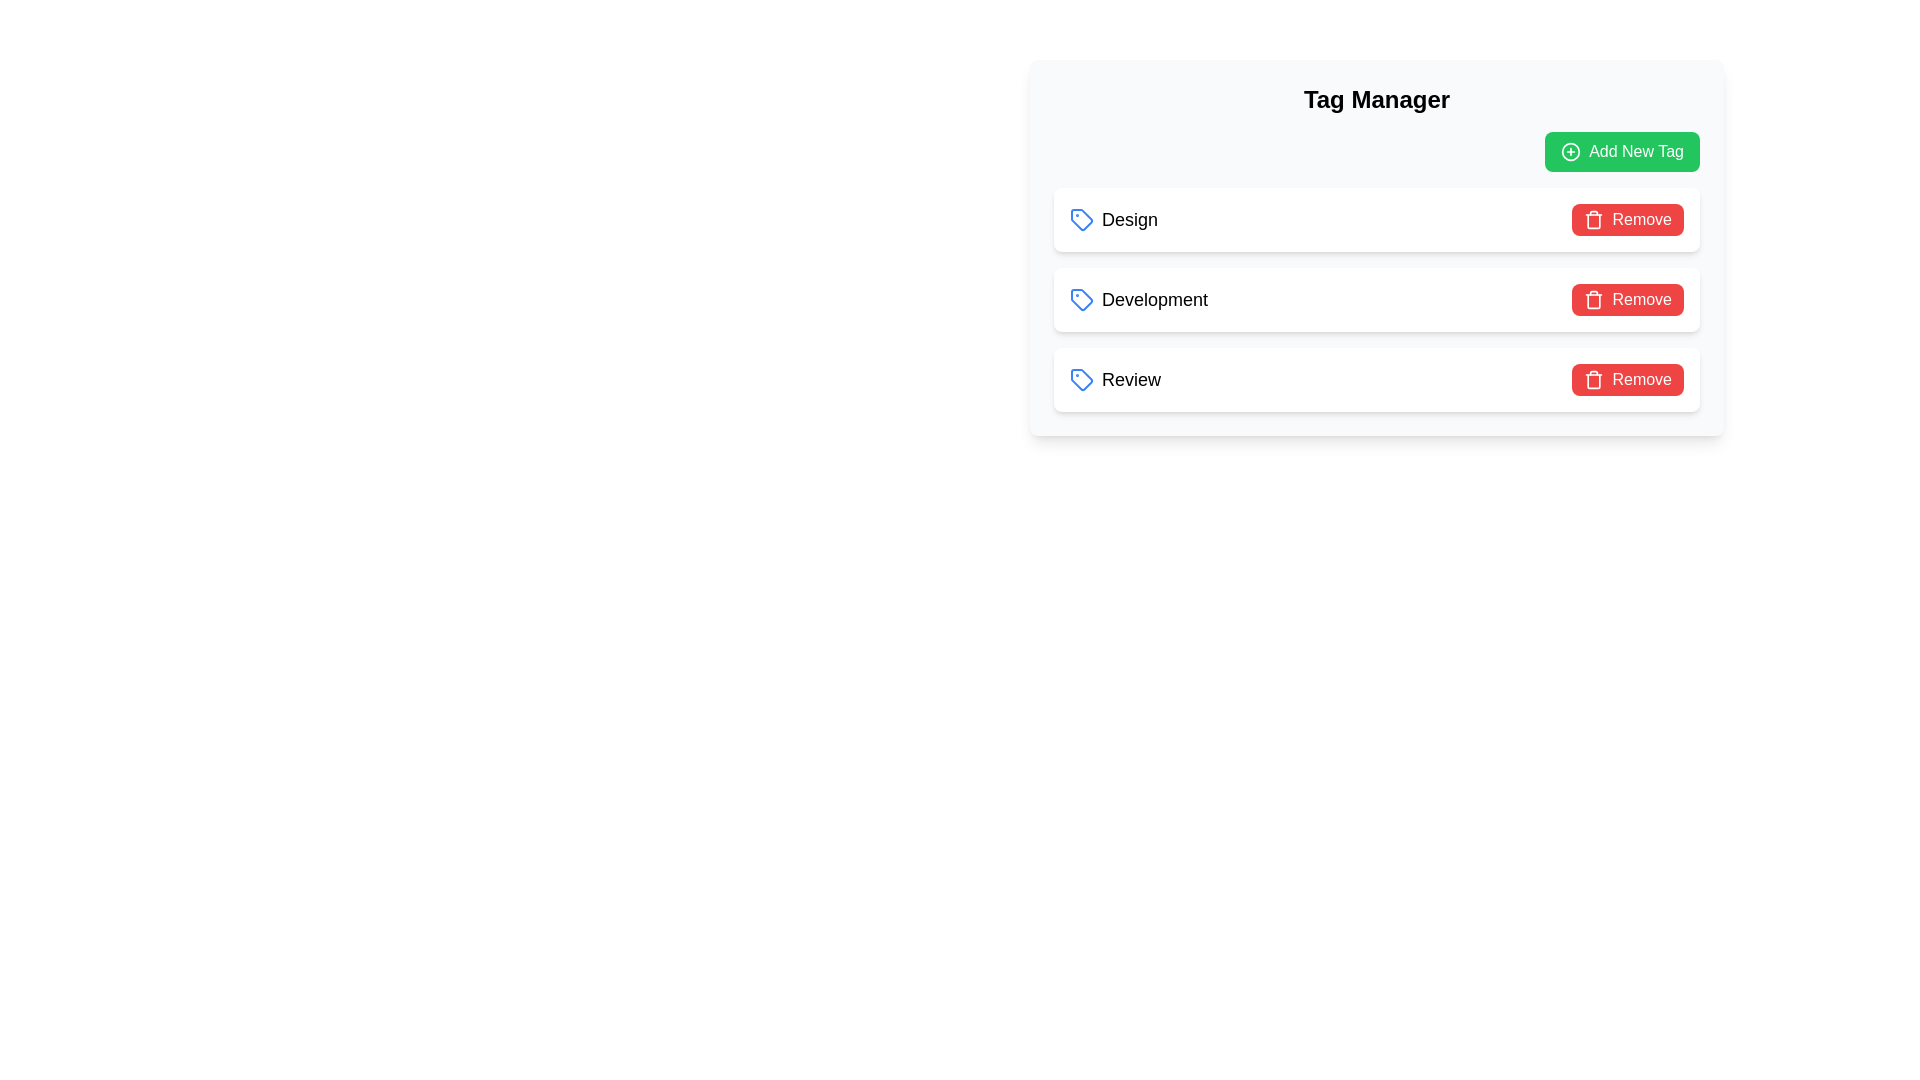 The width and height of the screenshot is (1920, 1080). I want to click on the rounded red button labeled 'Remove' with a trash icon on its left, located at the rightmost position in the last row of the panel containing the 'Review' text, so click(1628, 380).